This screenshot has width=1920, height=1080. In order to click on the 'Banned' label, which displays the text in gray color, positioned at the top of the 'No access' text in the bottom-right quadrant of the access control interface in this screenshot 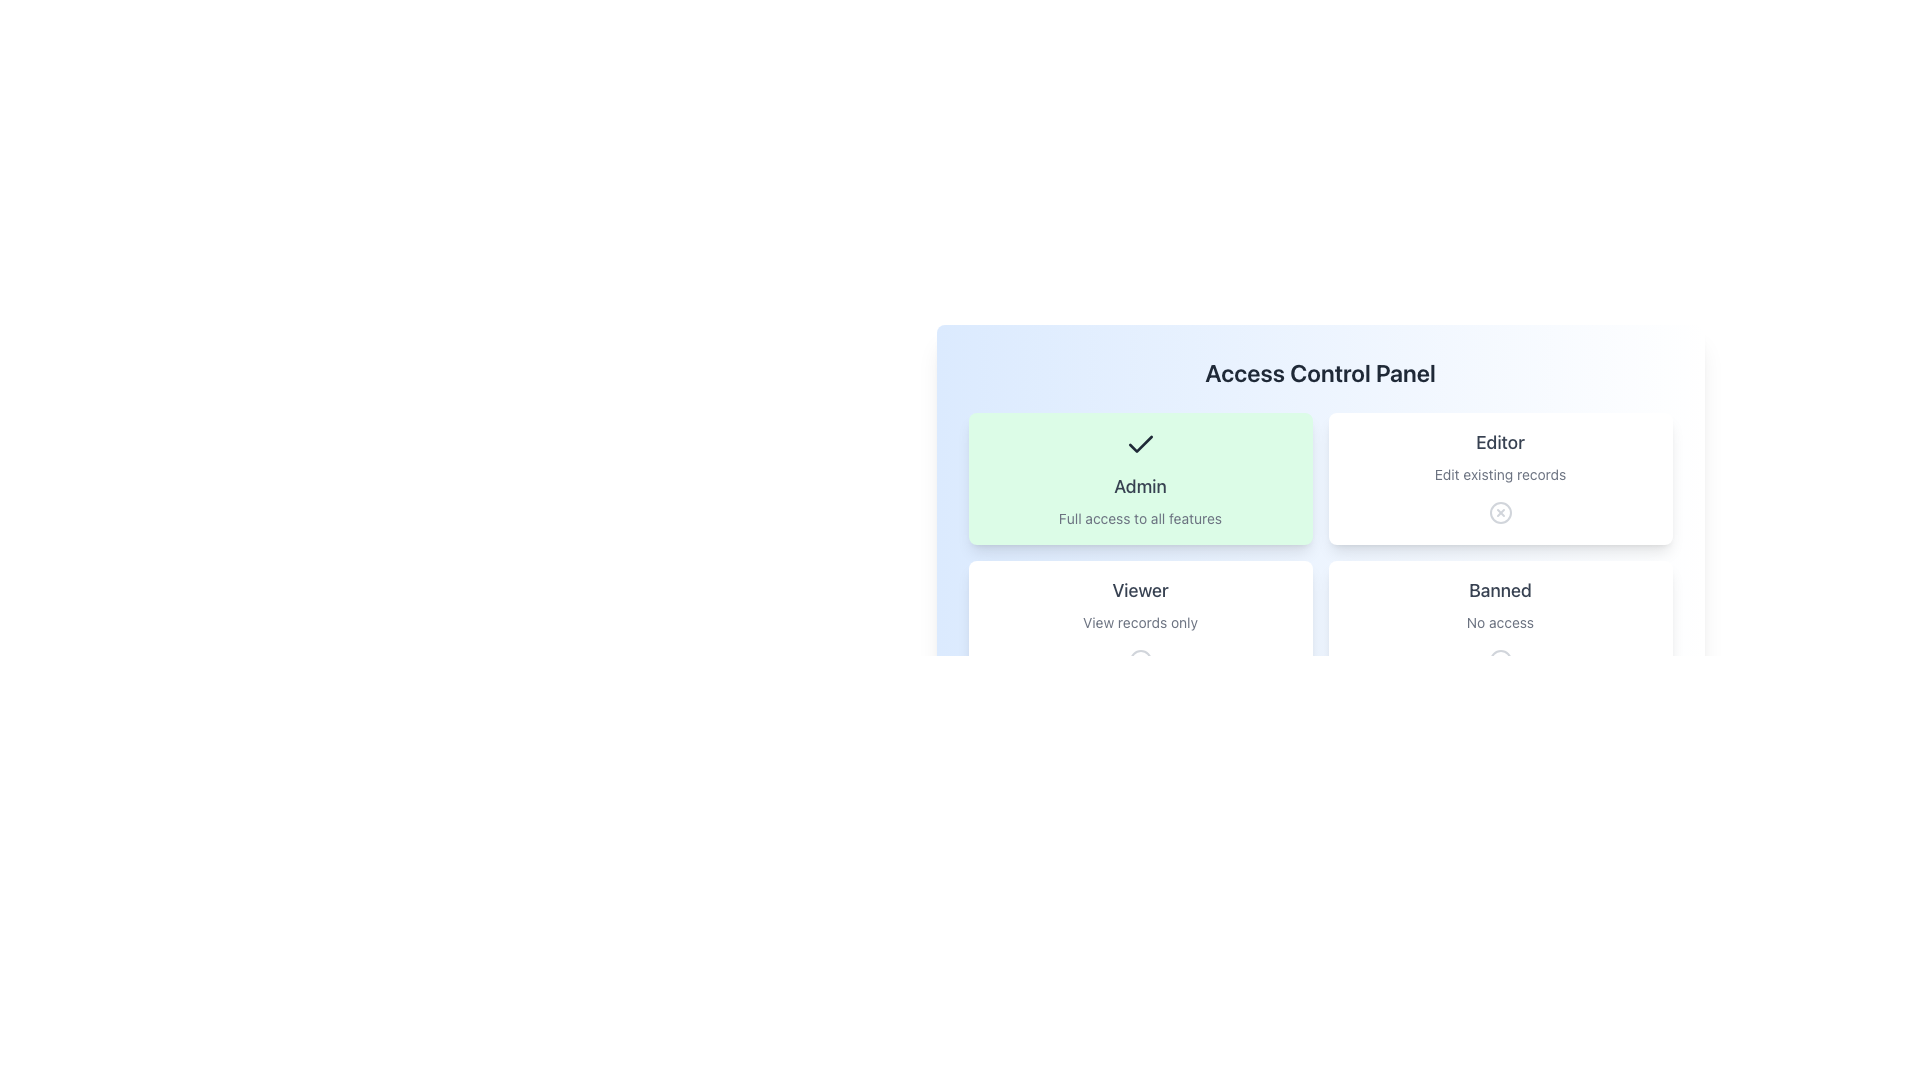, I will do `click(1500, 589)`.